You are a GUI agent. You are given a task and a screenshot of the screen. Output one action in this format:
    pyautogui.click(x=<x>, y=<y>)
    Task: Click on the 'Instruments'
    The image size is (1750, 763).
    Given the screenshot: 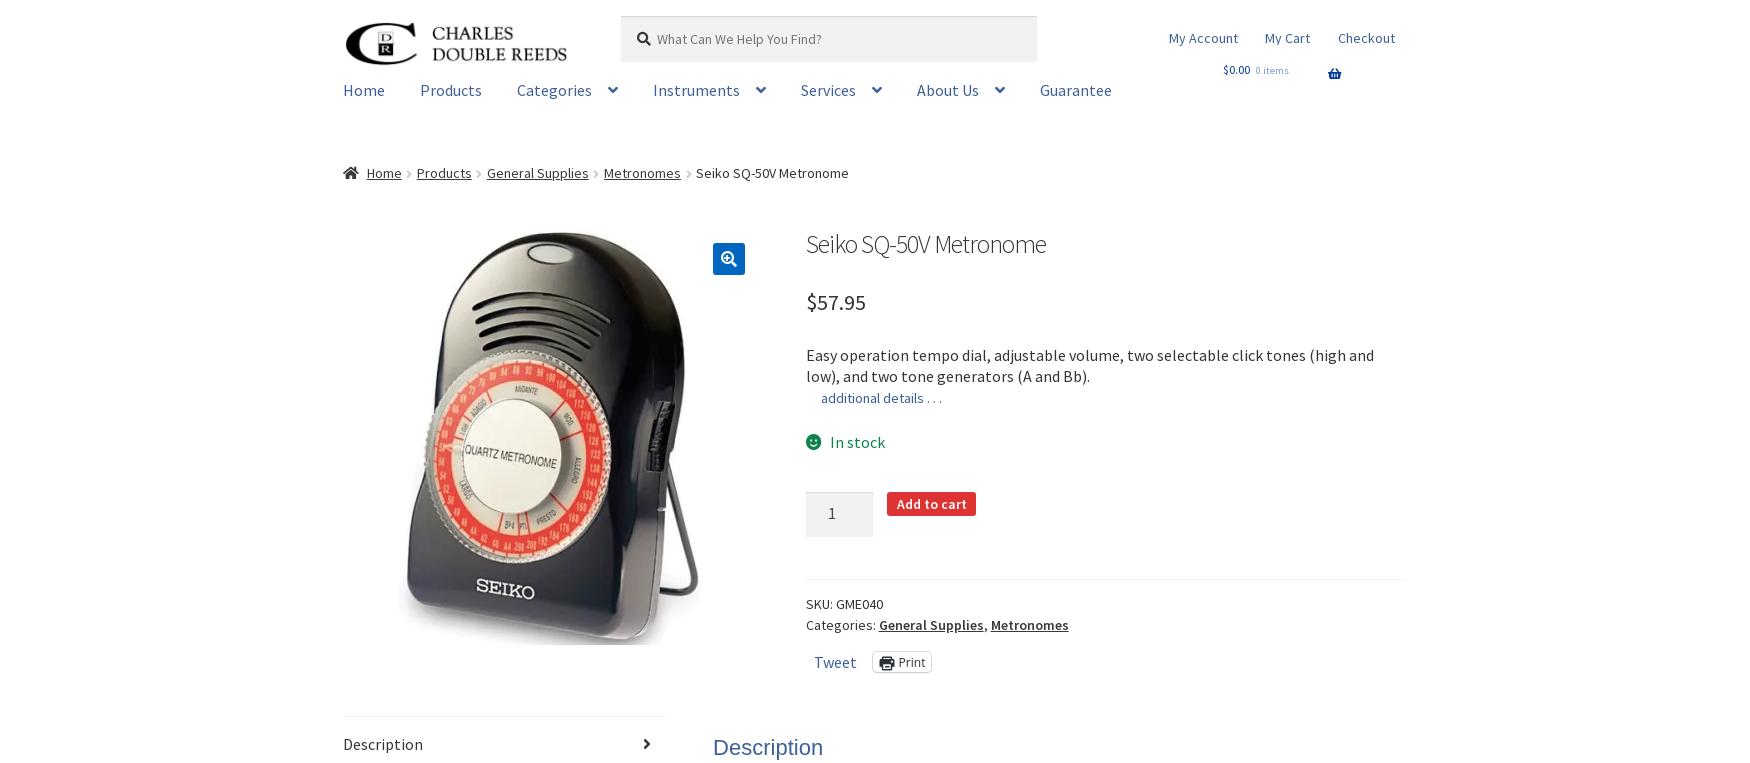 What is the action you would take?
    pyautogui.click(x=651, y=88)
    